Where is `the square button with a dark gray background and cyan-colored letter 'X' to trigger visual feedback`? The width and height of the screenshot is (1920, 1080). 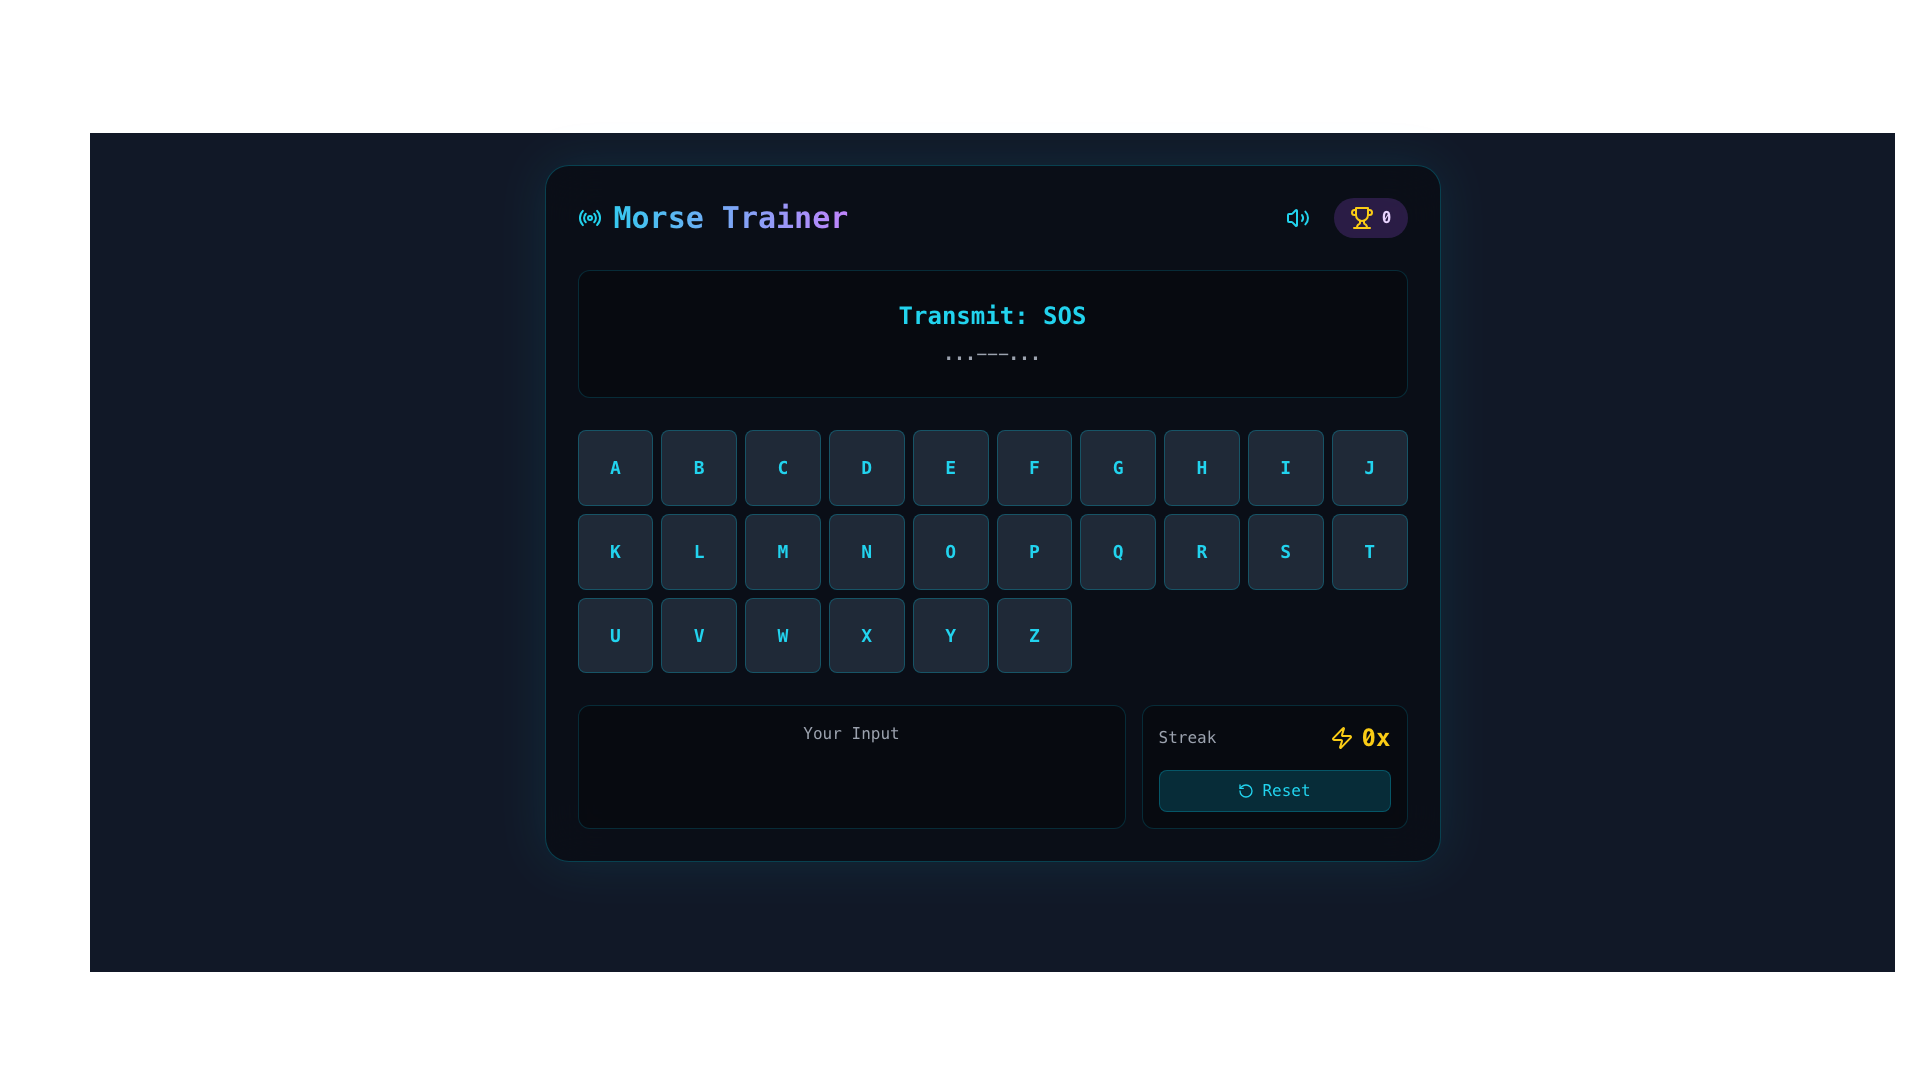 the square button with a dark gray background and cyan-colored letter 'X' to trigger visual feedback is located at coordinates (866, 635).